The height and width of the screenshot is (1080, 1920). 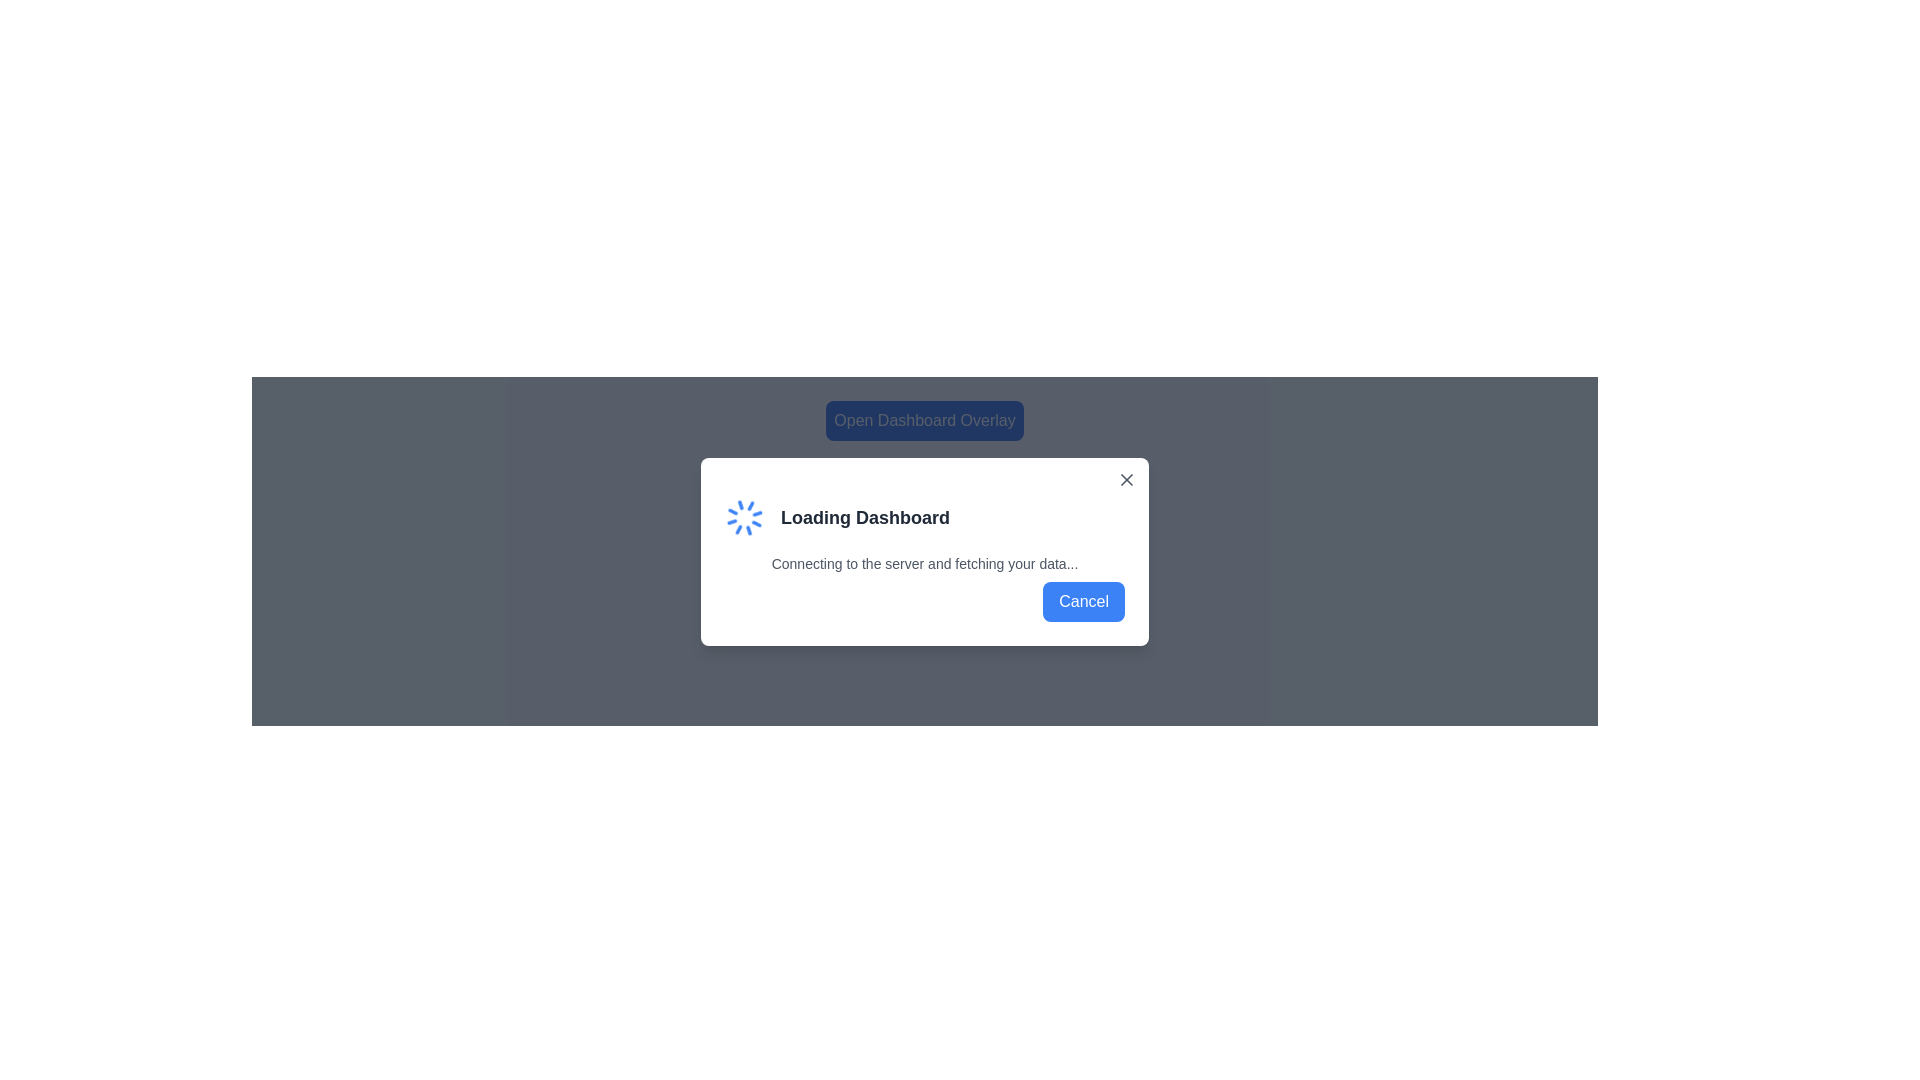 I want to click on the 'X' icon button located in the top-right corner of the popup window for interaction feedback, so click(x=1127, y=479).